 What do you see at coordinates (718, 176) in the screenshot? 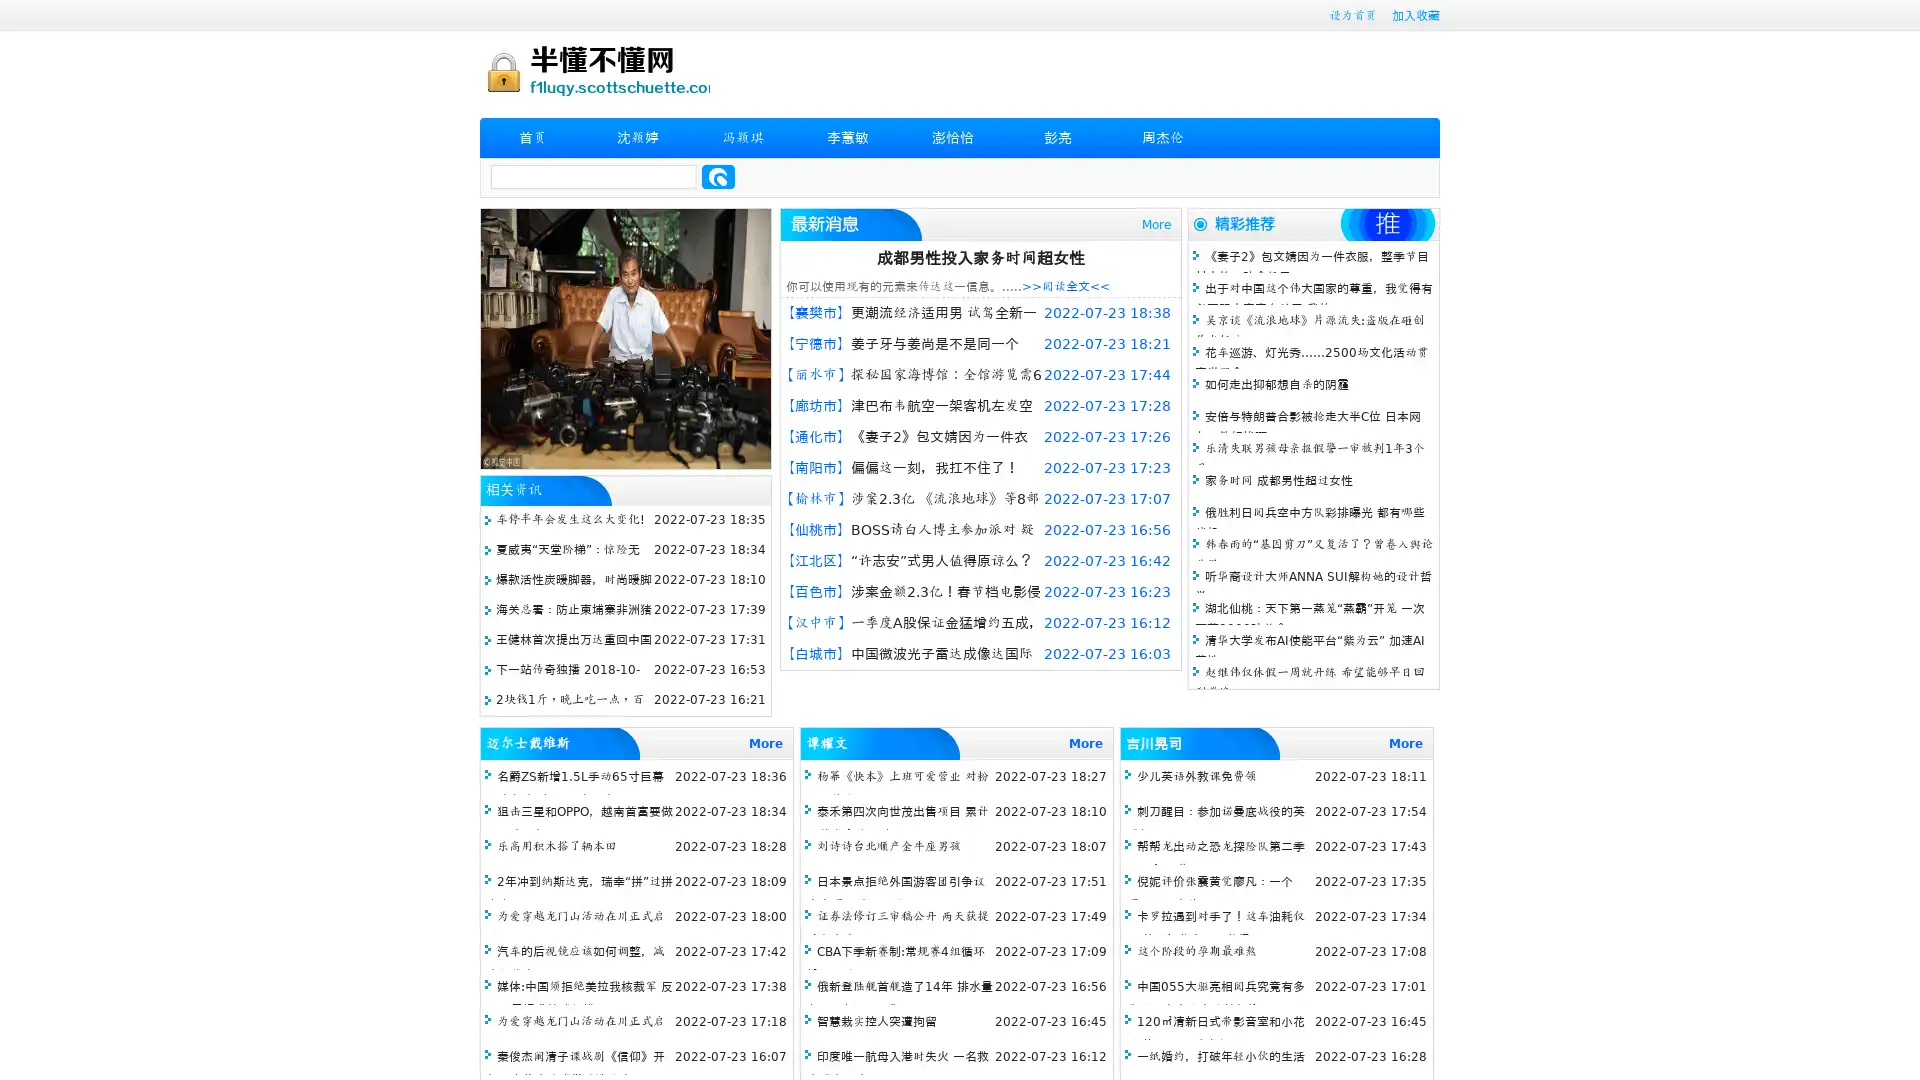
I see `Search` at bounding box center [718, 176].